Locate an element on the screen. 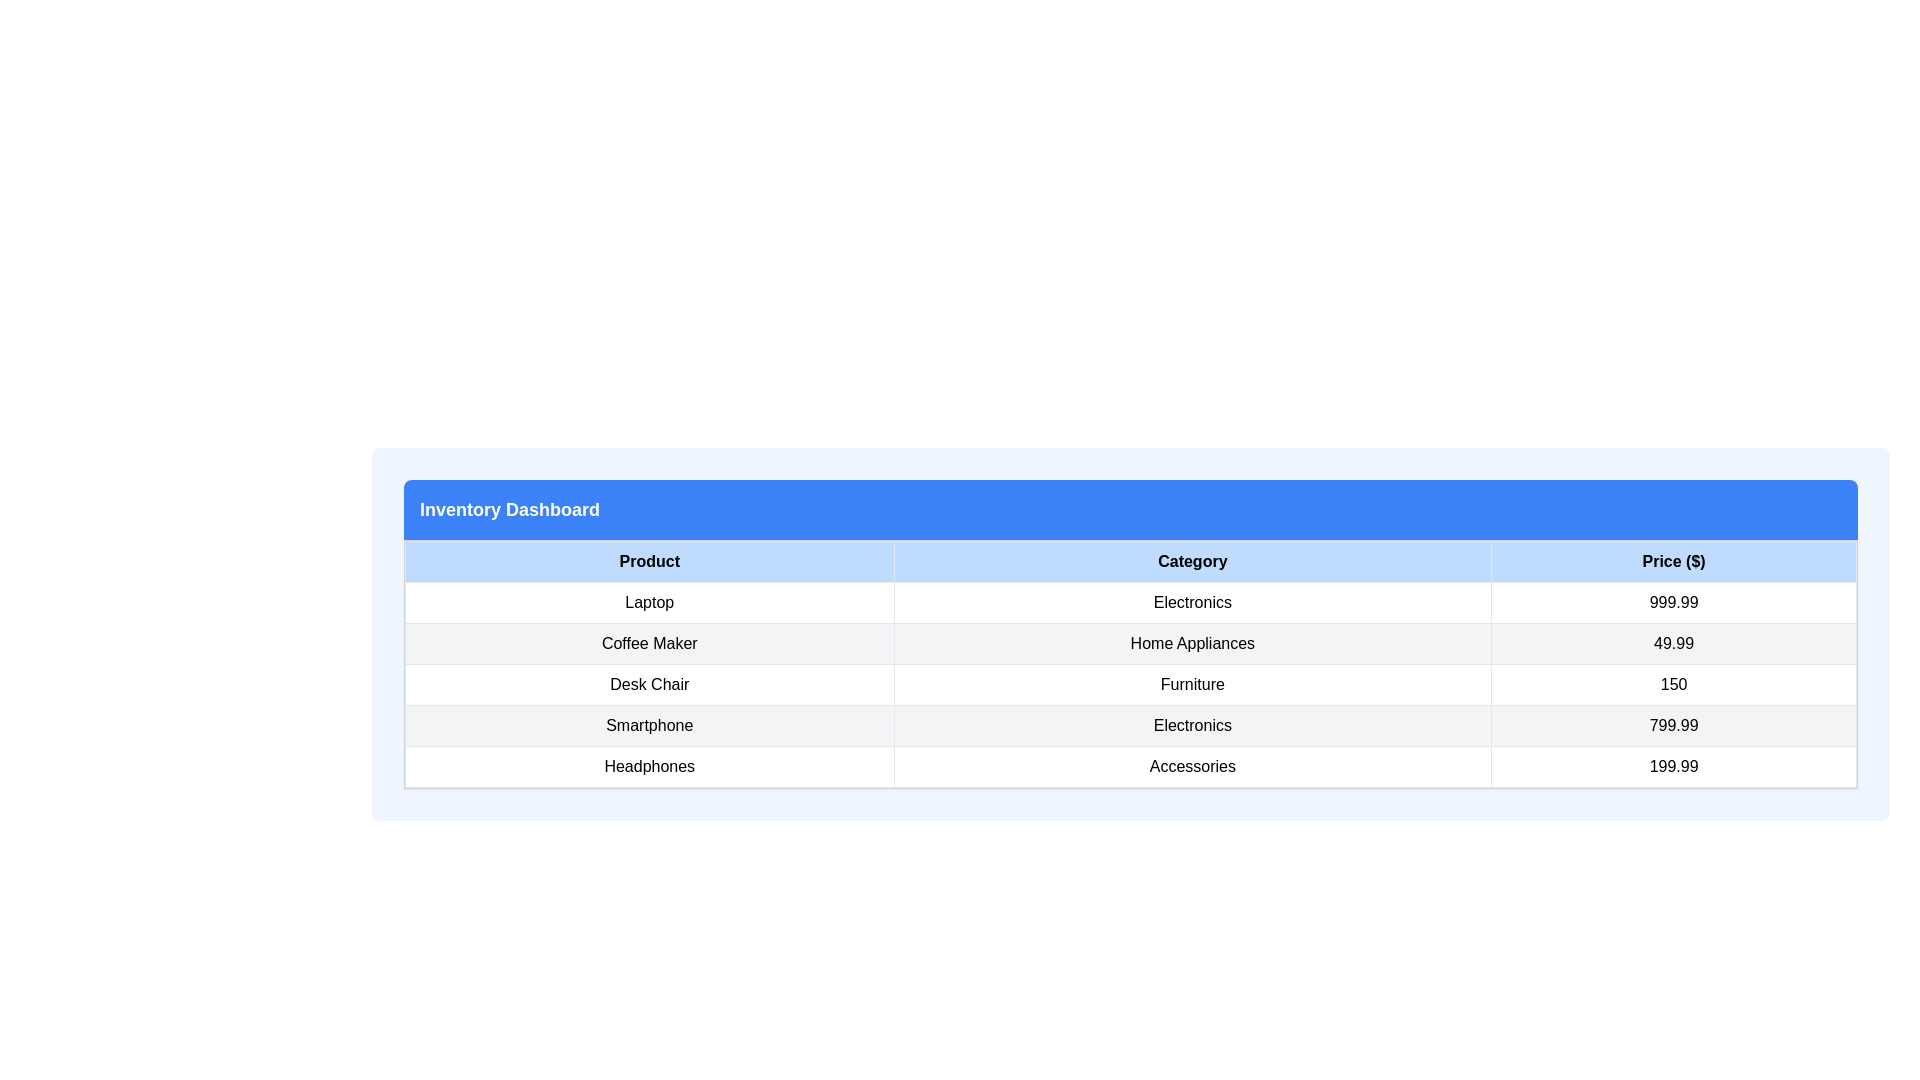 The width and height of the screenshot is (1920, 1080). the Text Label displaying the category 'Headphones', which is the second cell in the 'Category' column of the table is located at coordinates (1192, 766).